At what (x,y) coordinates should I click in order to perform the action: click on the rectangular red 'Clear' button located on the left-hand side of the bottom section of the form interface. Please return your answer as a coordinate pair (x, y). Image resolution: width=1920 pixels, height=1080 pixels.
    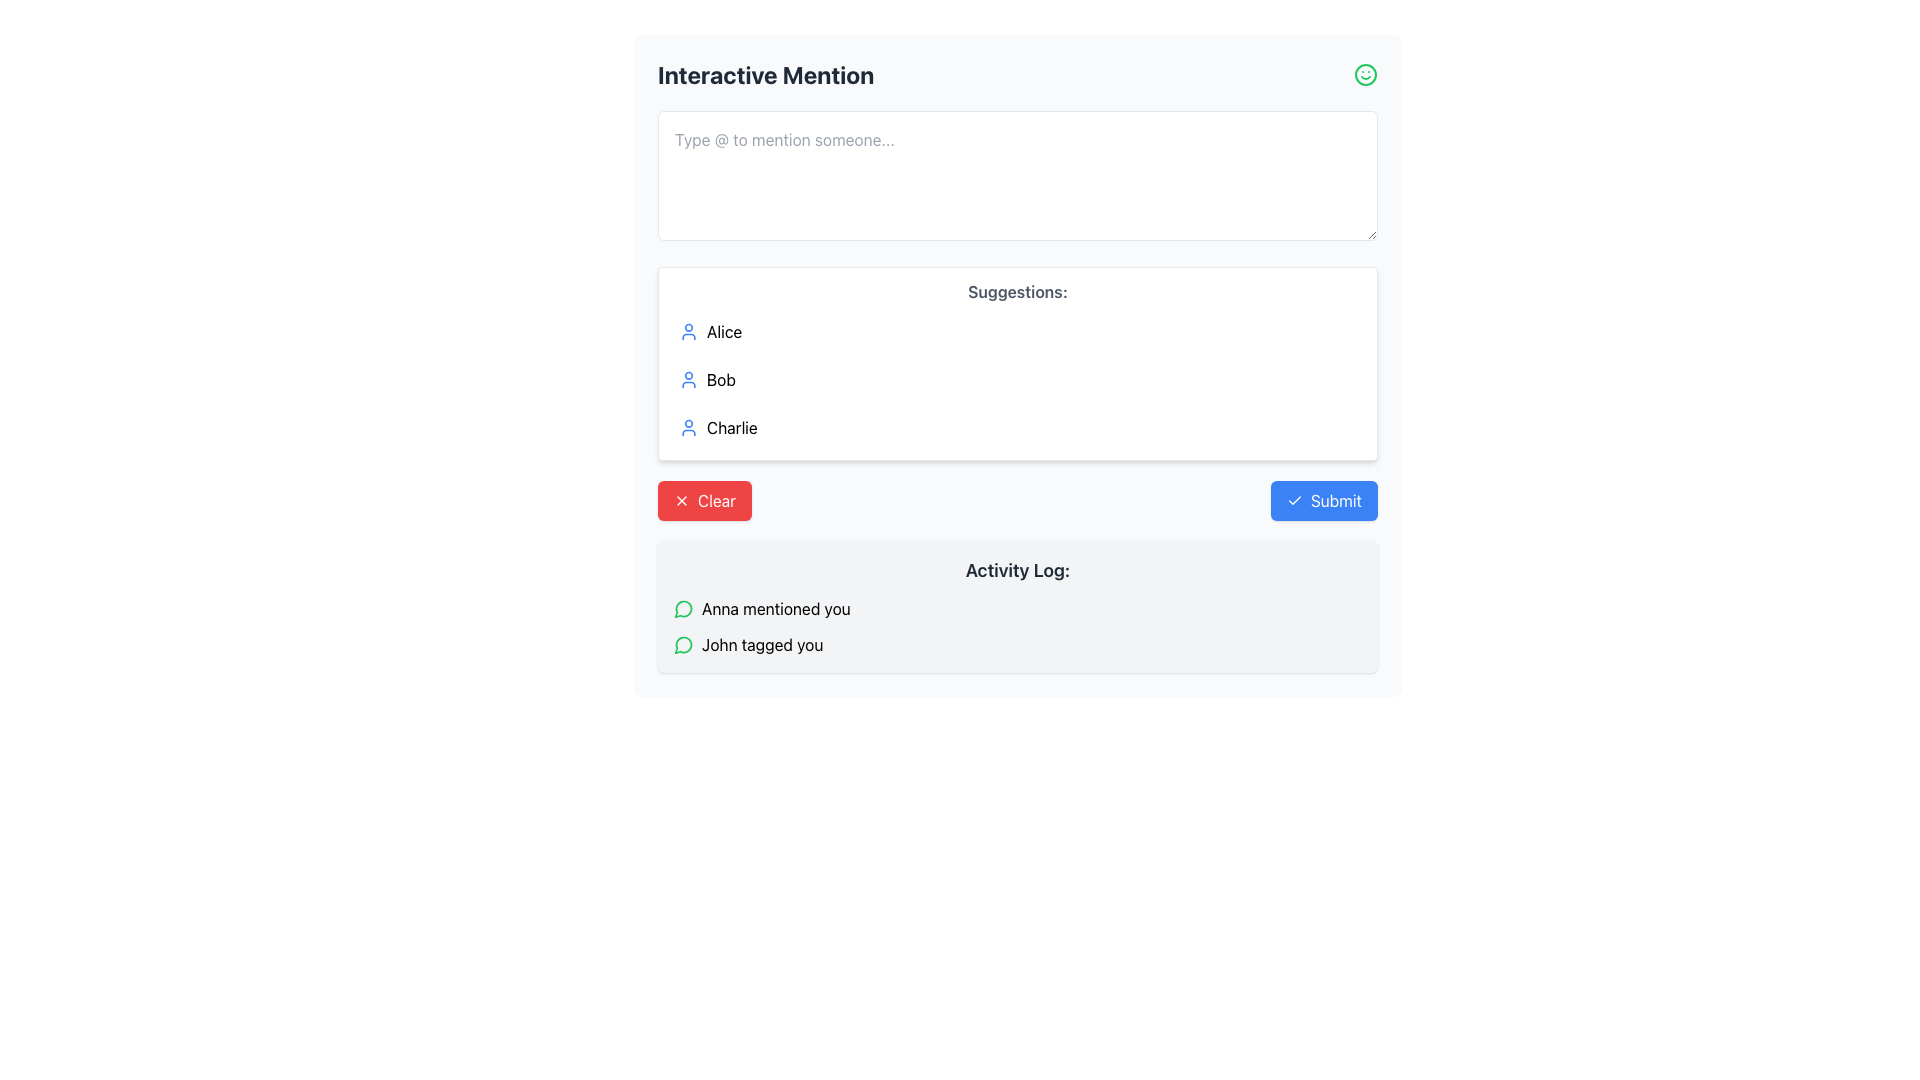
    Looking at the image, I should click on (705, 500).